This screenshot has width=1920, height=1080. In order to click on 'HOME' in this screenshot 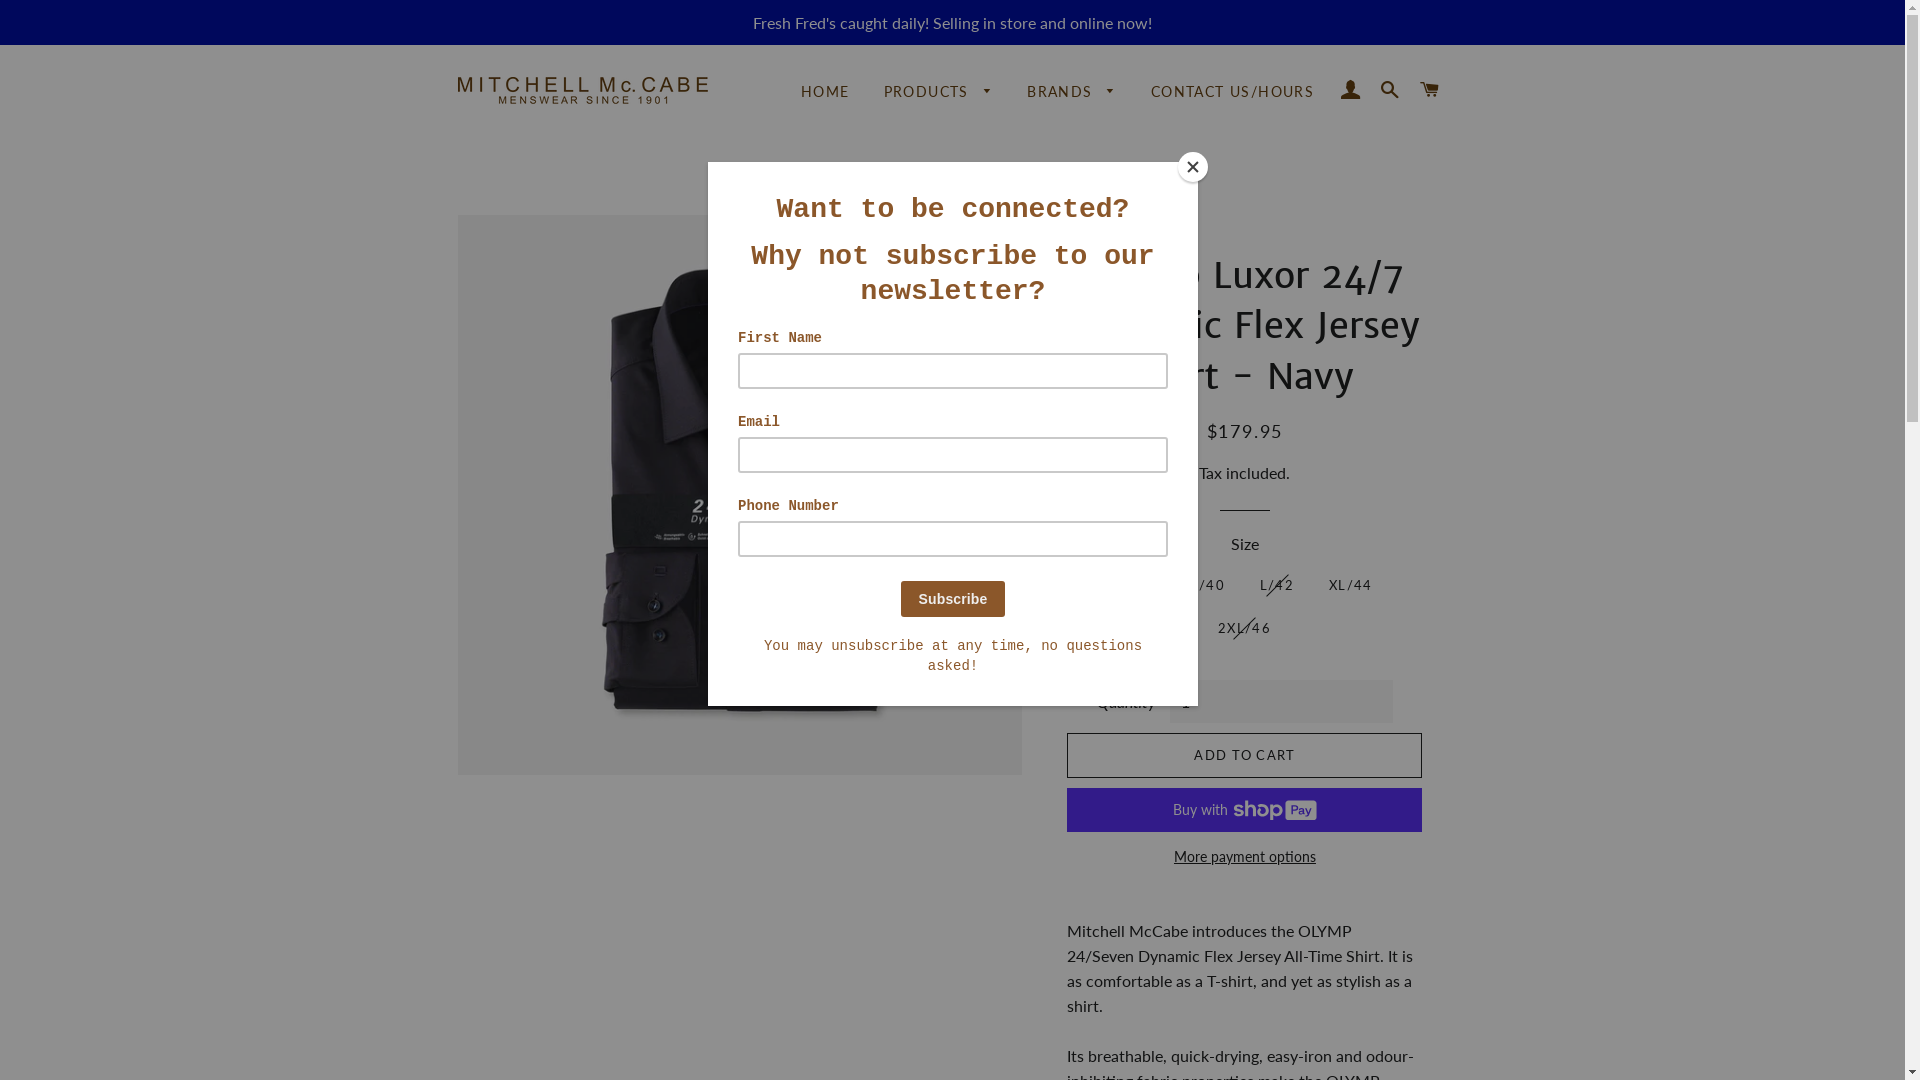, I will do `click(785, 92)`.